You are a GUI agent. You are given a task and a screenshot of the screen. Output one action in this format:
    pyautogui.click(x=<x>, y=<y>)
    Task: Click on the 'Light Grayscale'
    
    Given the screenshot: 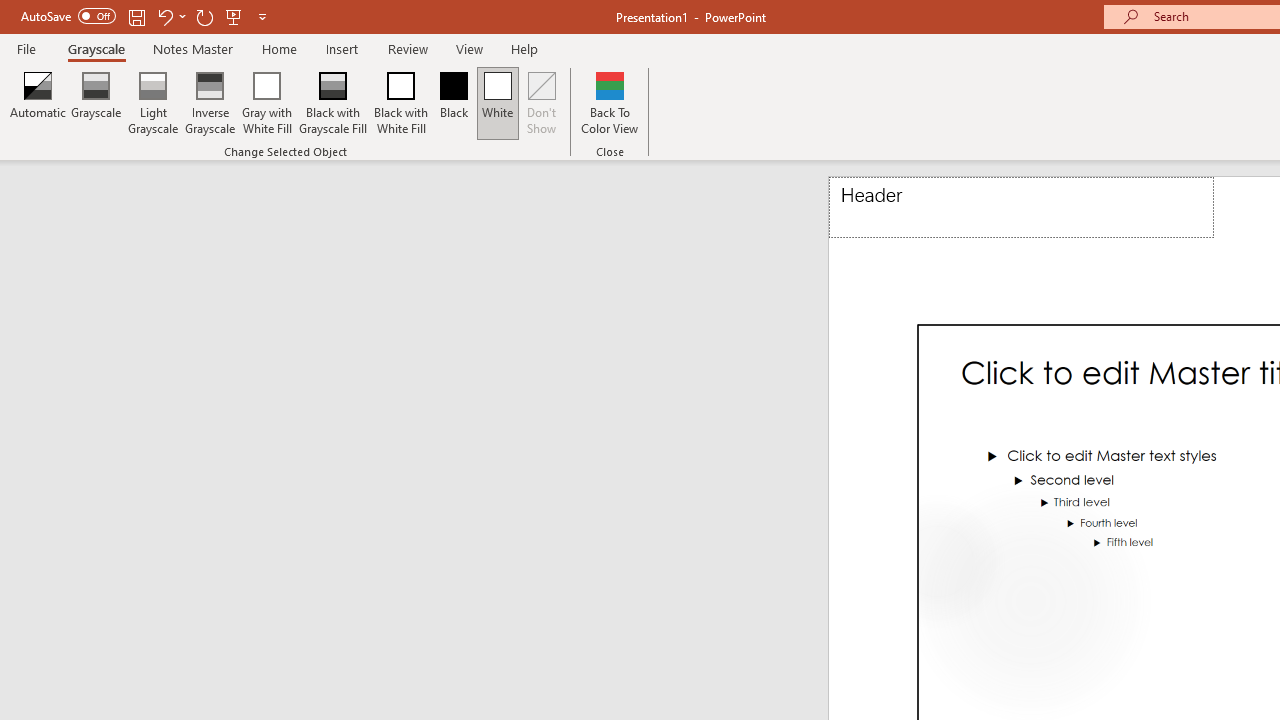 What is the action you would take?
    pyautogui.click(x=151, y=103)
    